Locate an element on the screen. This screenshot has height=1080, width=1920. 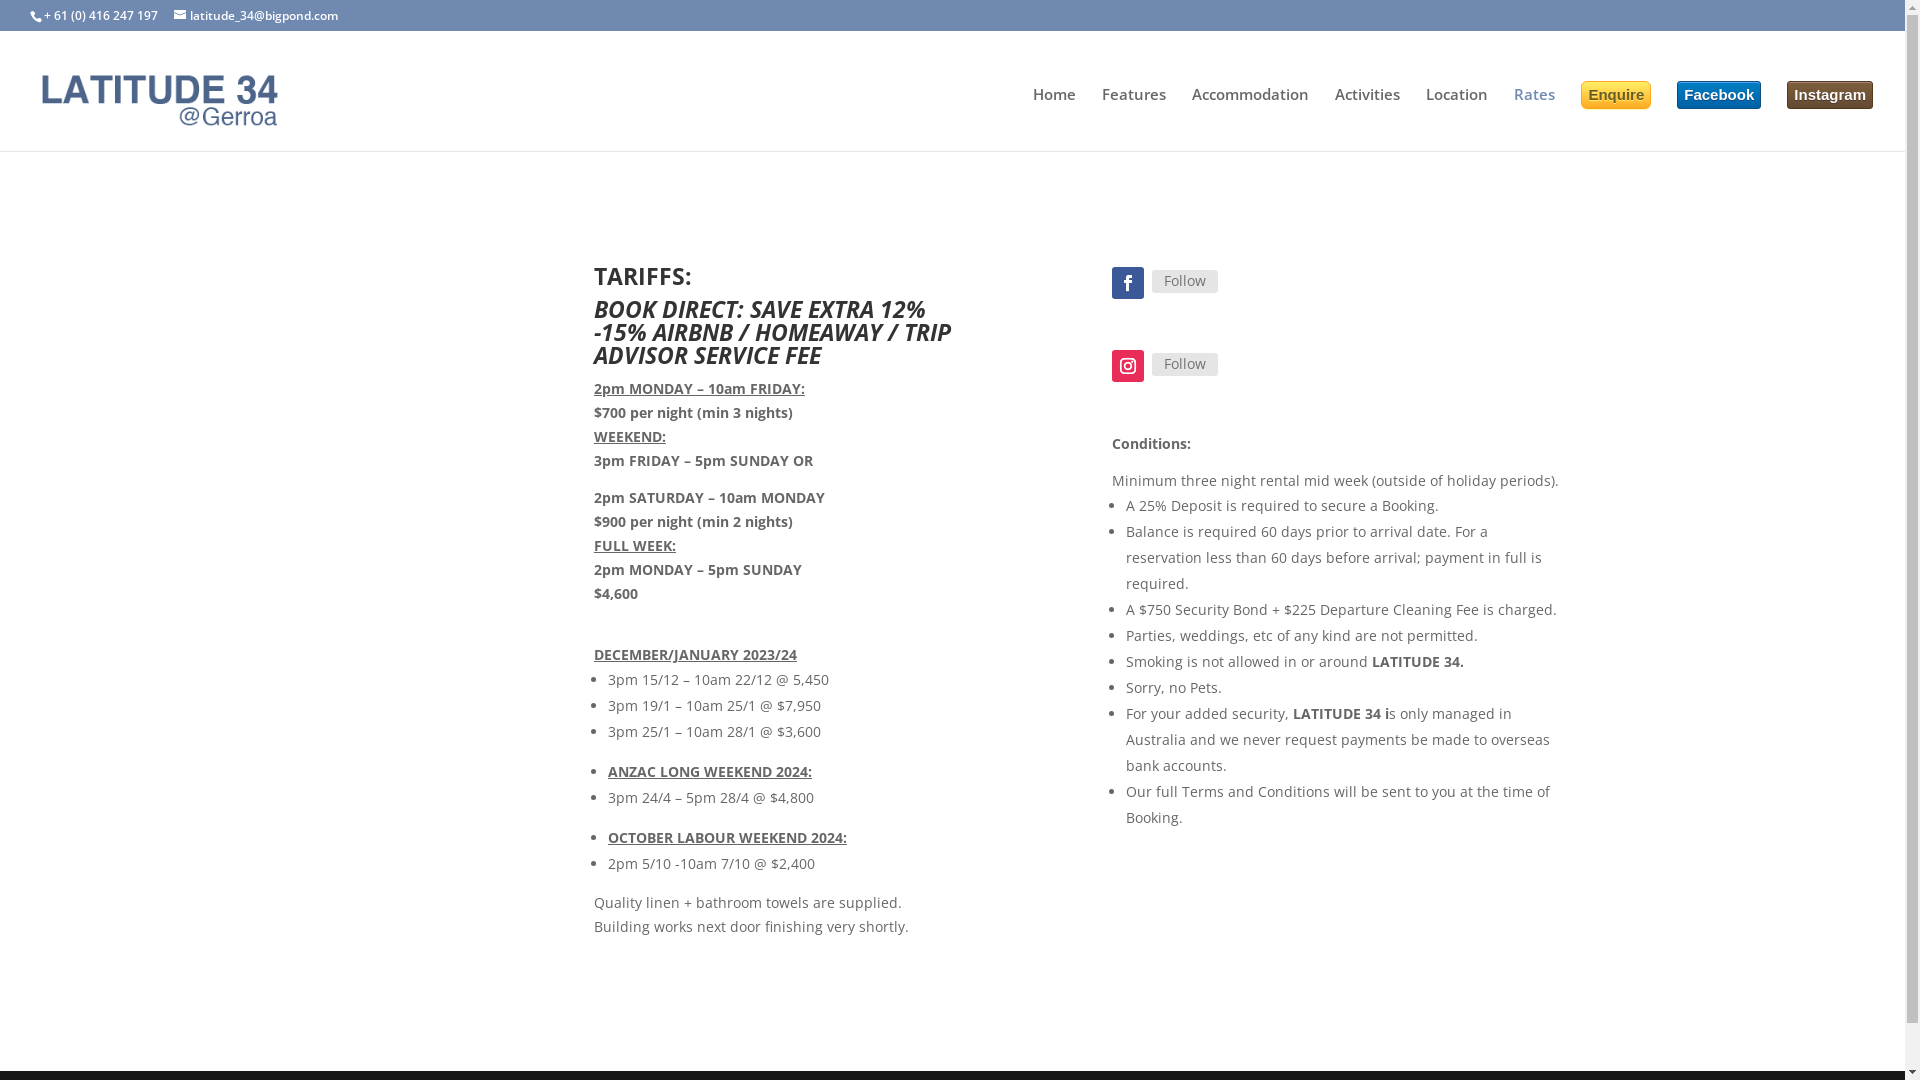
'+ 61 (0) 416 247 197' is located at coordinates (99, 15).